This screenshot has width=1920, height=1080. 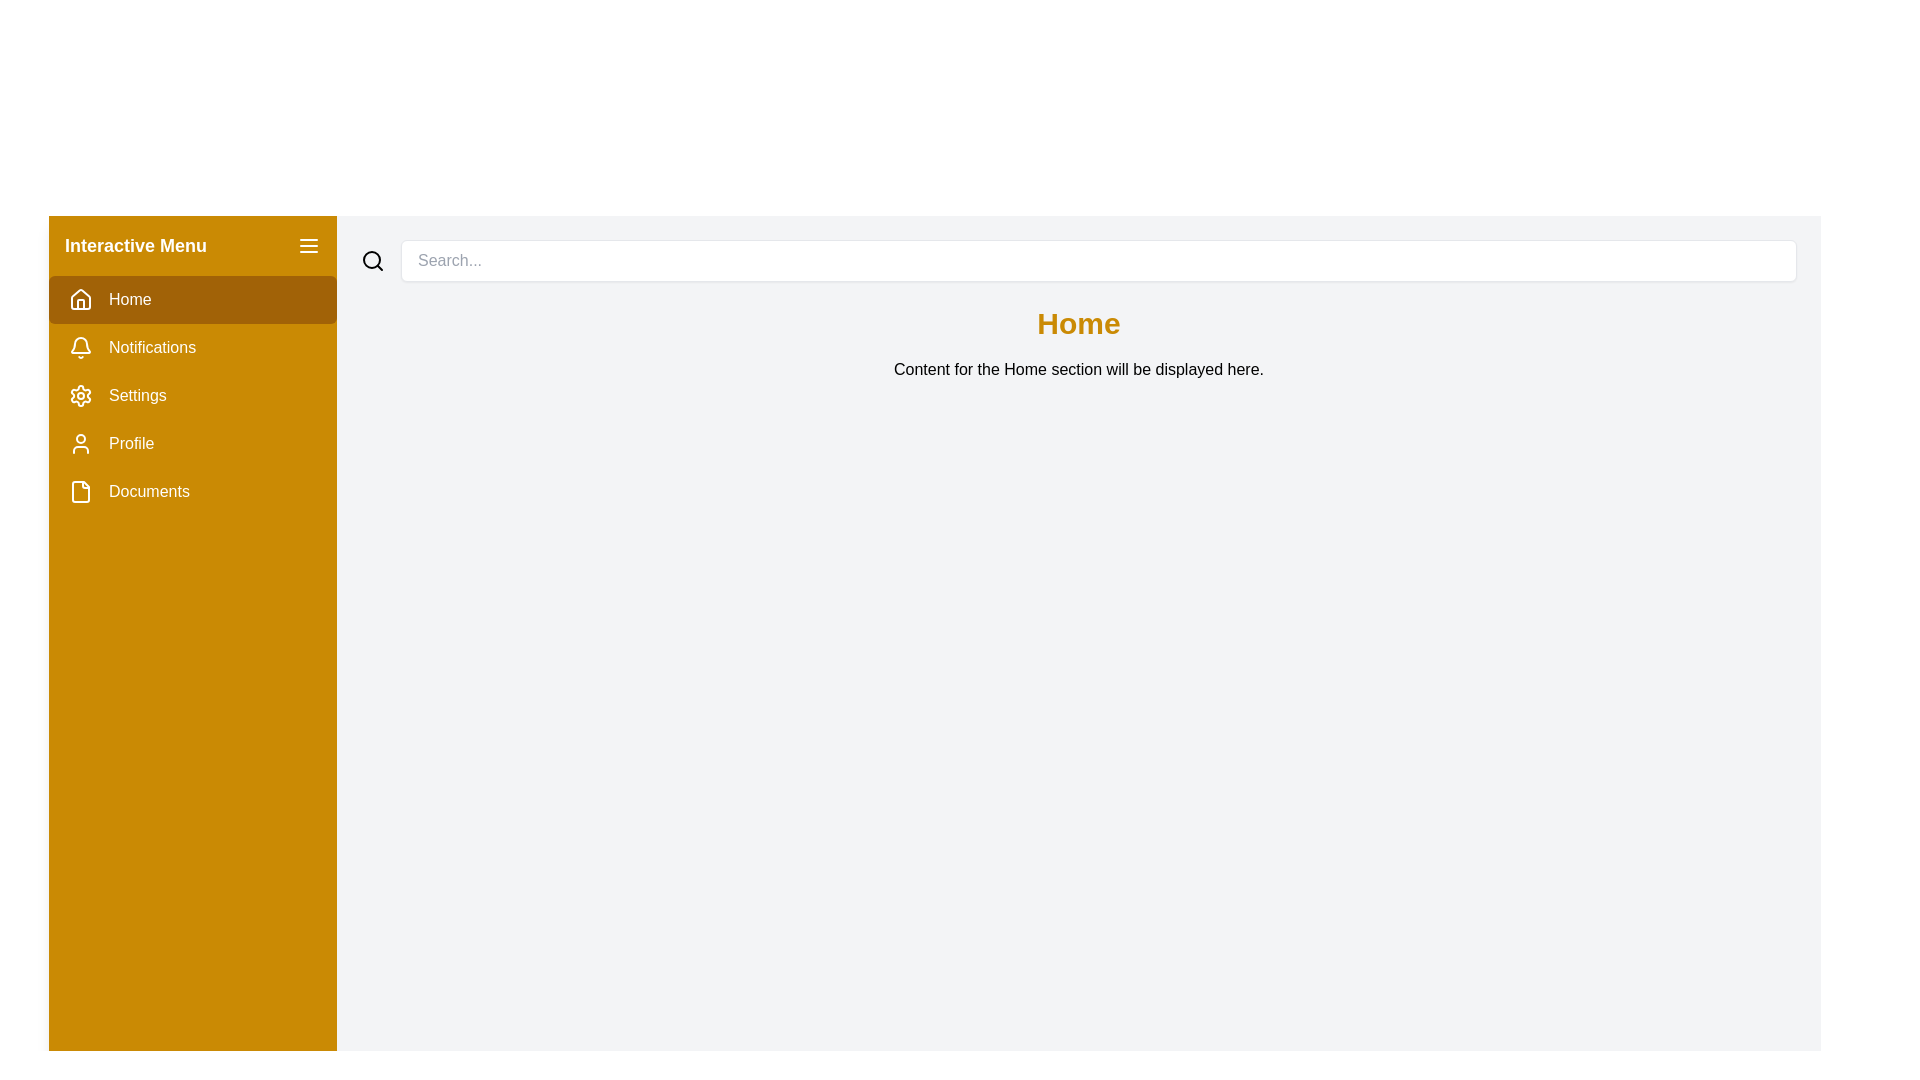 What do you see at coordinates (80, 492) in the screenshot?
I see `the SVG-based icon serving as a visual indicator for the 'Documents' menu item located to the left of the text label 'Documents' in the left-side vertical menu` at bounding box center [80, 492].